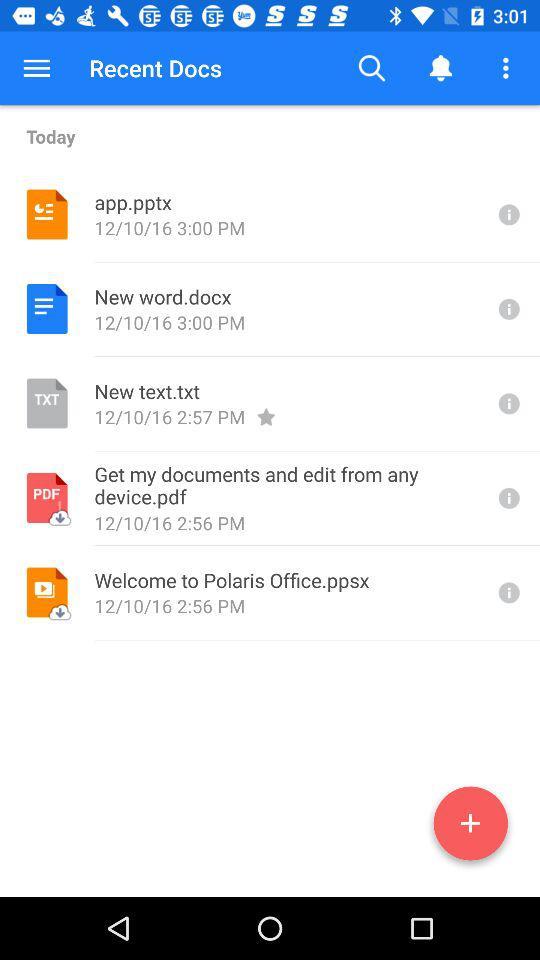 Image resolution: width=540 pixels, height=960 pixels. I want to click on document, so click(470, 827).